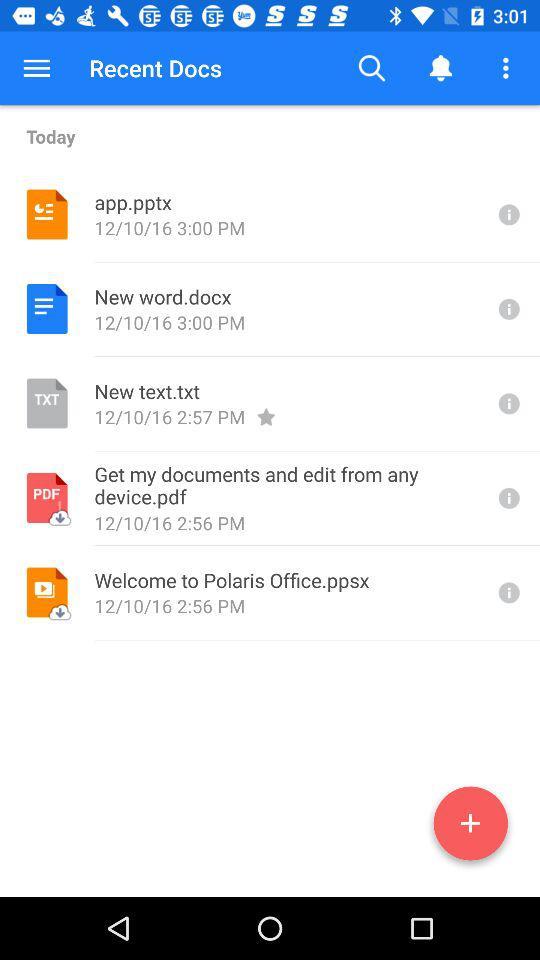 Image resolution: width=540 pixels, height=960 pixels. I want to click on document, so click(470, 827).